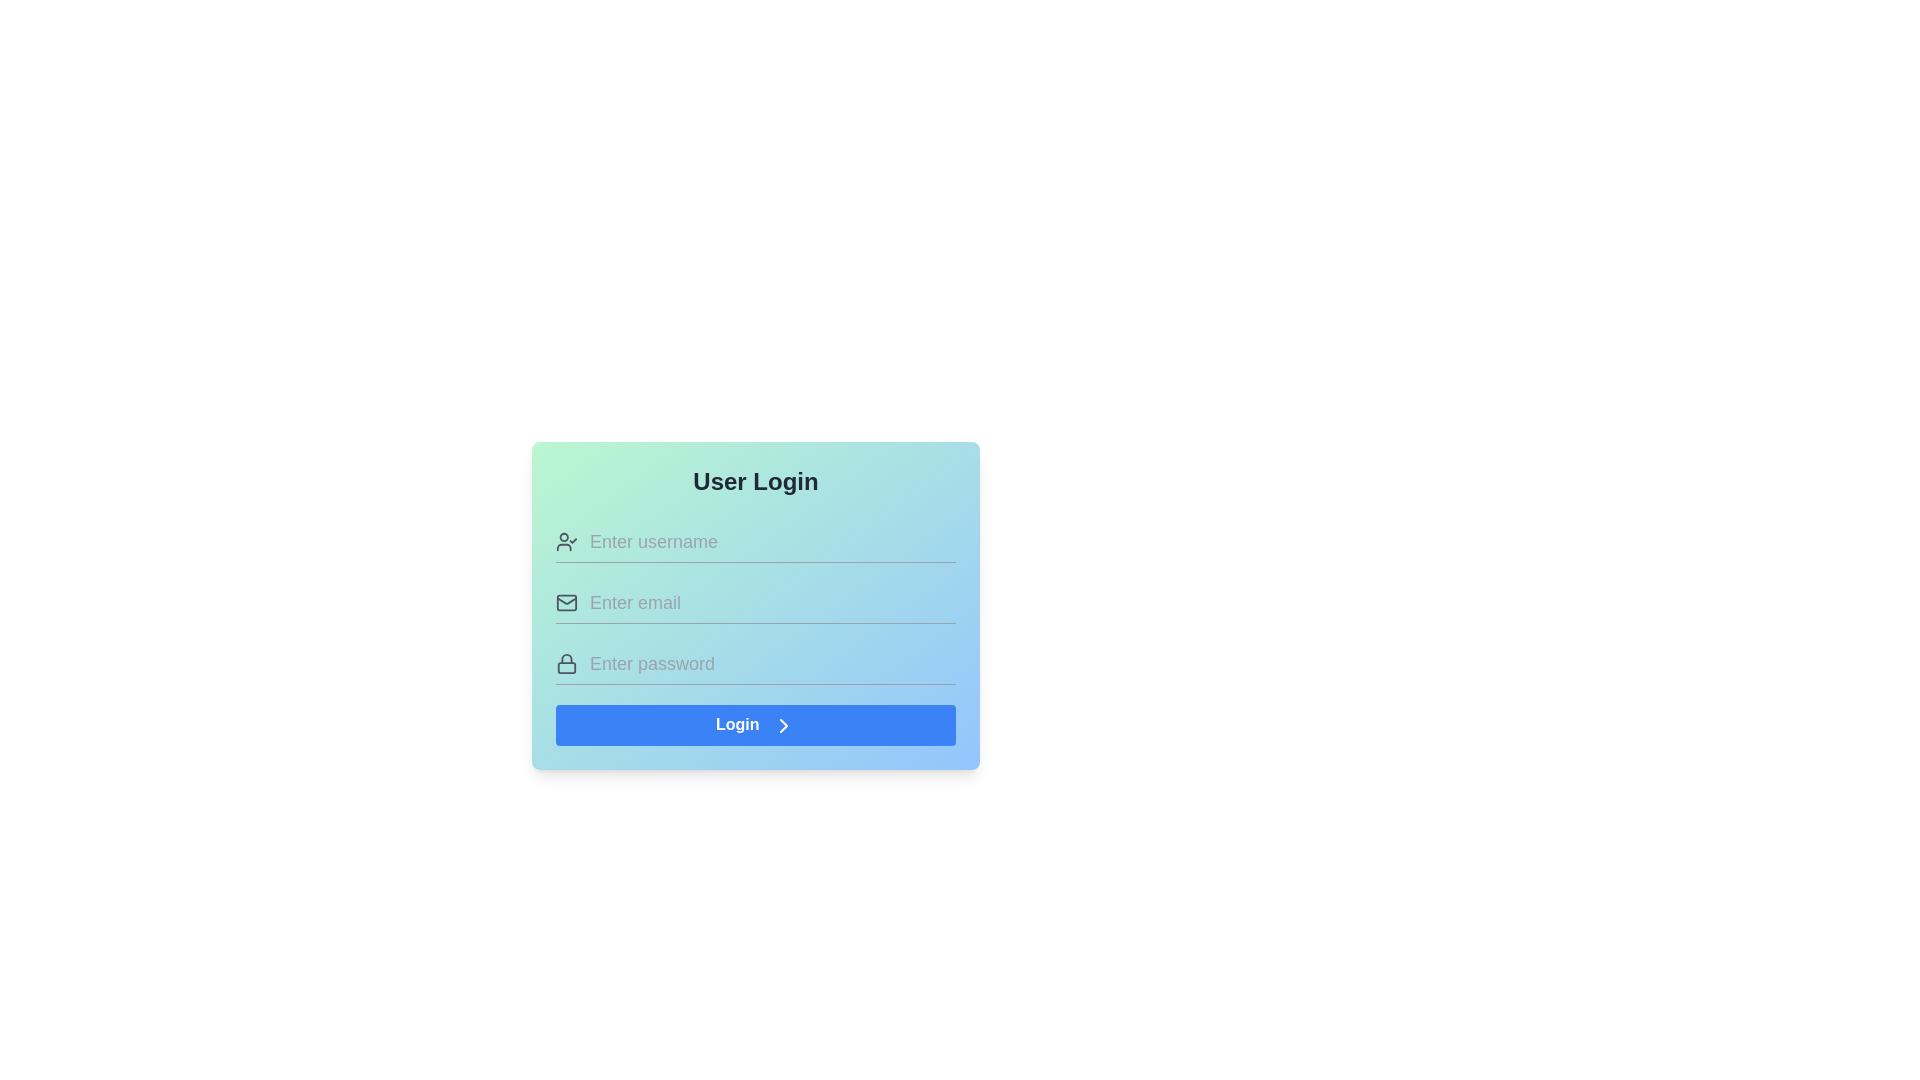 This screenshot has height=1080, width=1920. I want to click on the envelope-shaped icon with thin gray lines on a light mint green background, located to the left of the 'Enter email' text input field in the login form, so click(565, 601).